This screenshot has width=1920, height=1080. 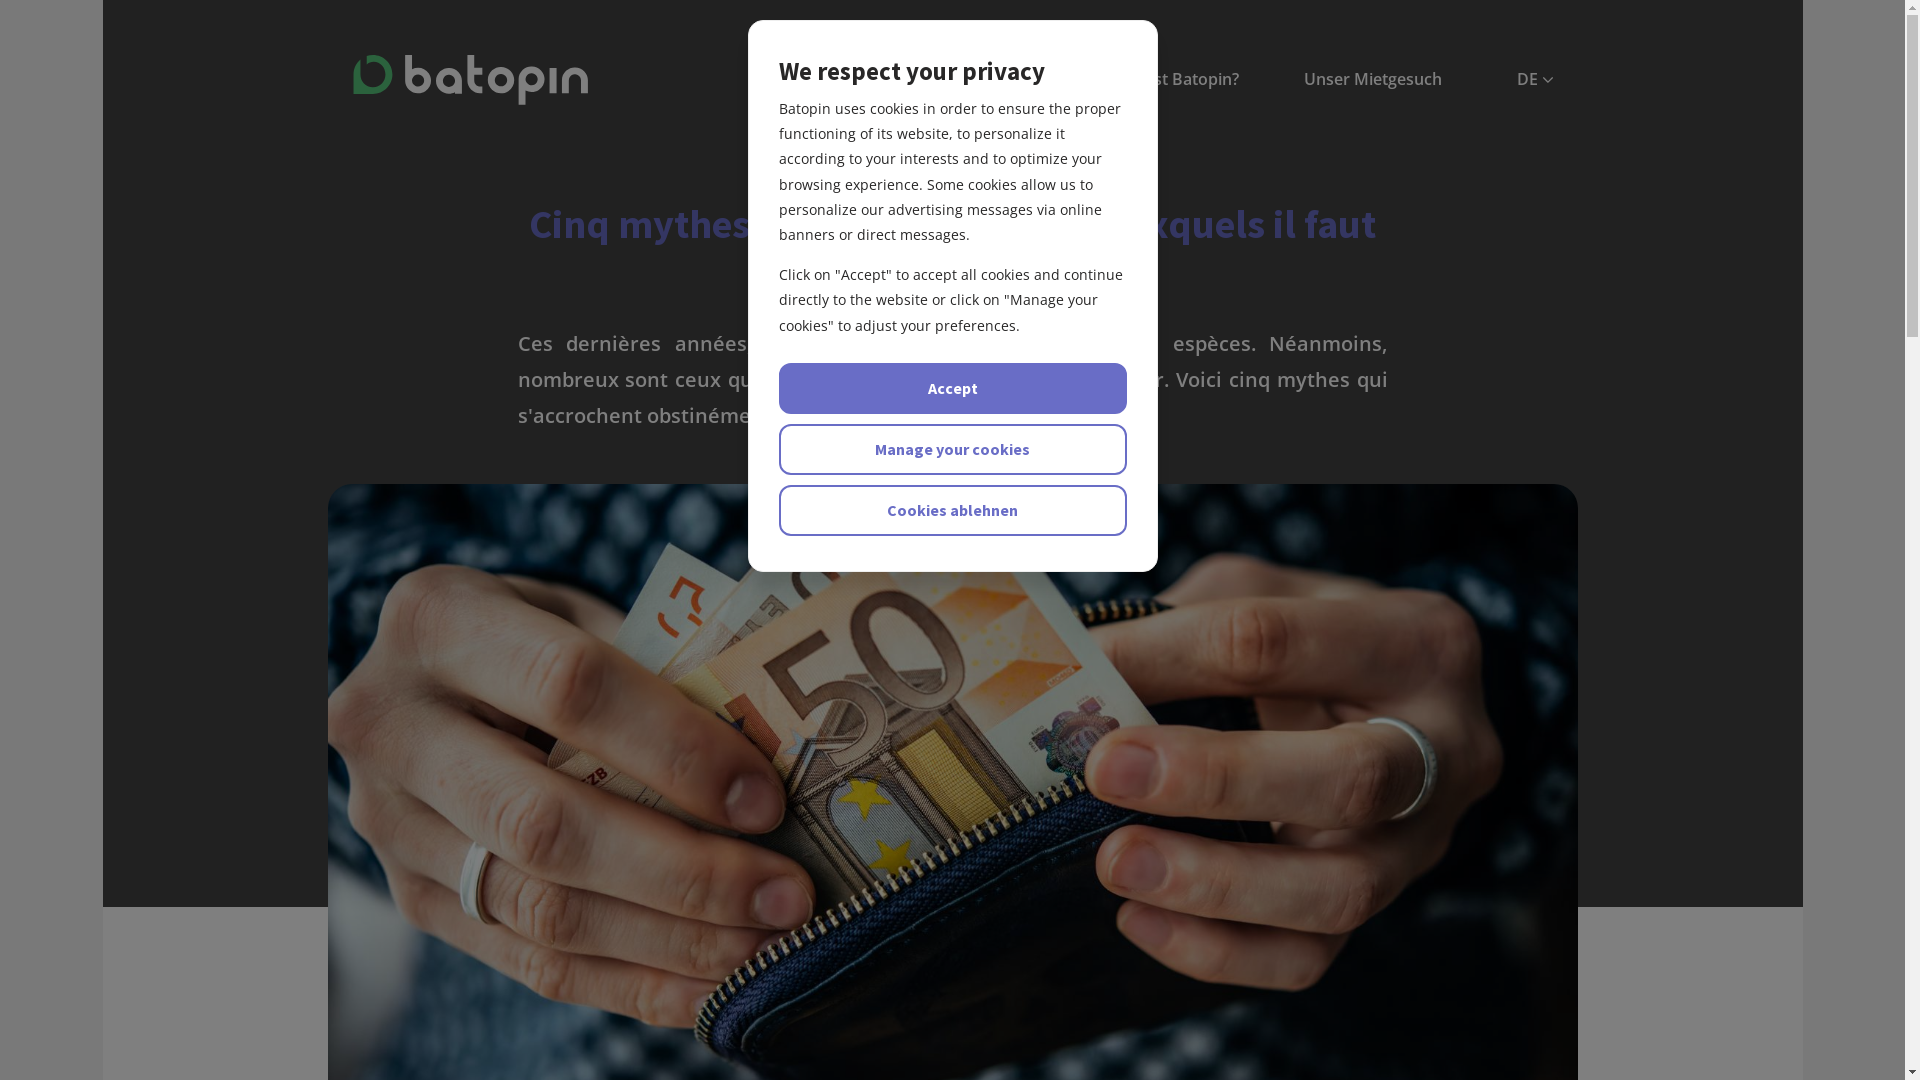 I want to click on 'Cookies ablehnen', so click(x=950, y=509).